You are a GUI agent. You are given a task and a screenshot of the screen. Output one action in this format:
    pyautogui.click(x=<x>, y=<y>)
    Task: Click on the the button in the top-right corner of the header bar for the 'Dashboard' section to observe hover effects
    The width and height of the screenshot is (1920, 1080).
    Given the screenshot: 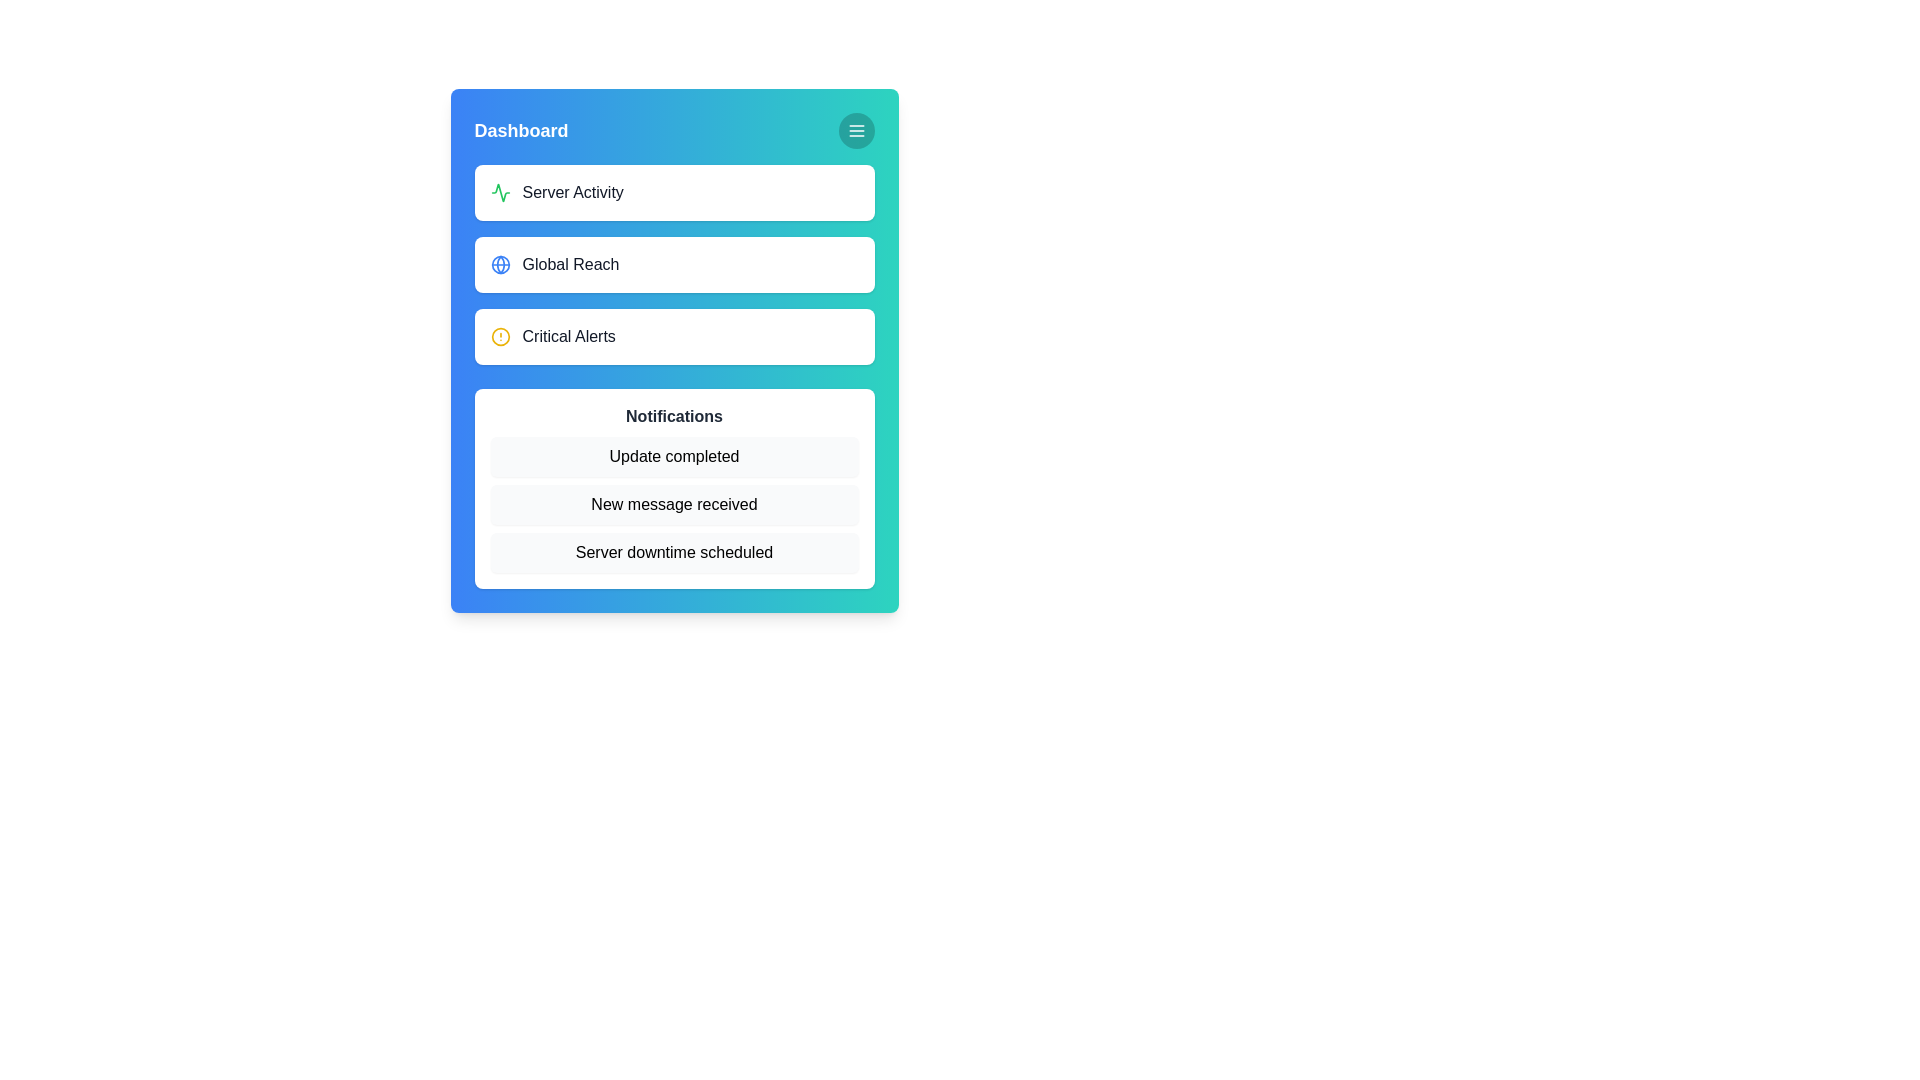 What is the action you would take?
    pyautogui.click(x=856, y=131)
    